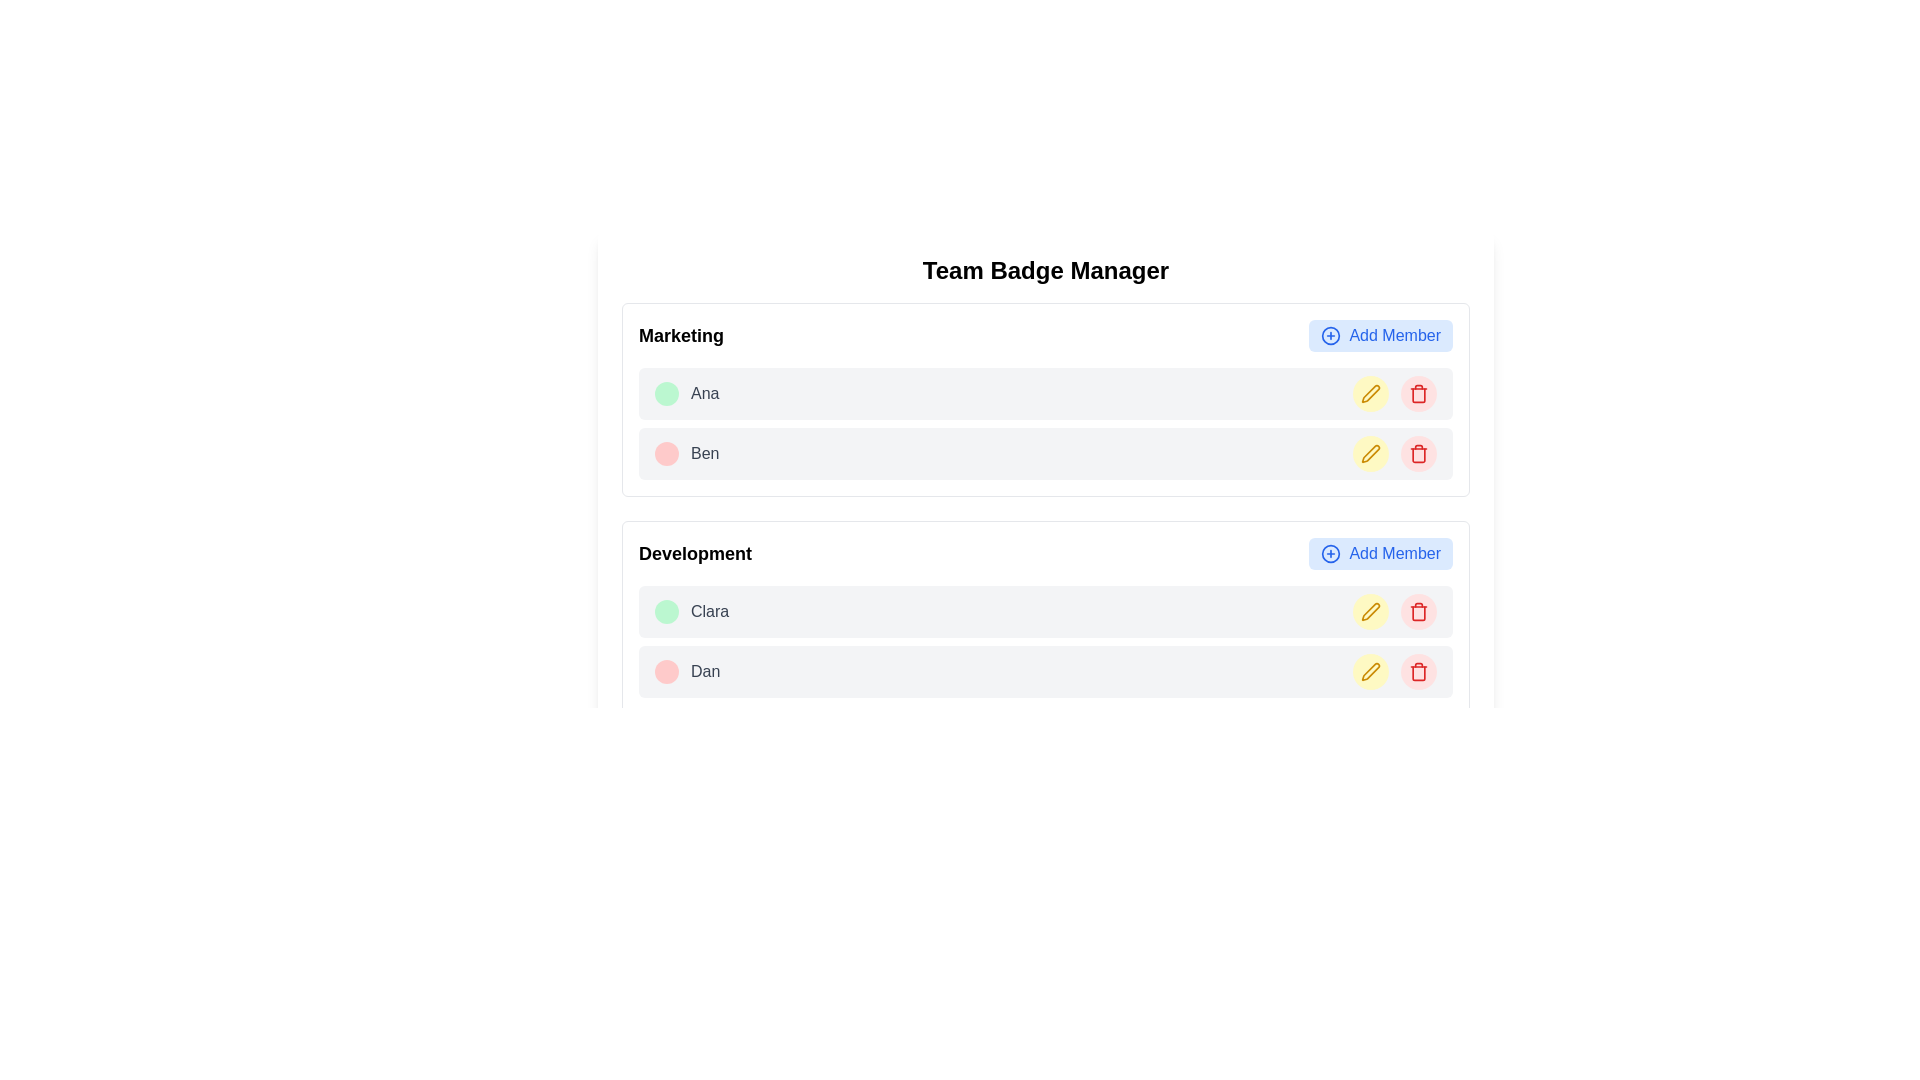 The height and width of the screenshot is (1080, 1920). What do you see at coordinates (1380, 334) in the screenshot?
I see `the blue 'Add Member' button with a plus icon located in the top-right corner of the 'Marketing' section` at bounding box center [1380, 334].